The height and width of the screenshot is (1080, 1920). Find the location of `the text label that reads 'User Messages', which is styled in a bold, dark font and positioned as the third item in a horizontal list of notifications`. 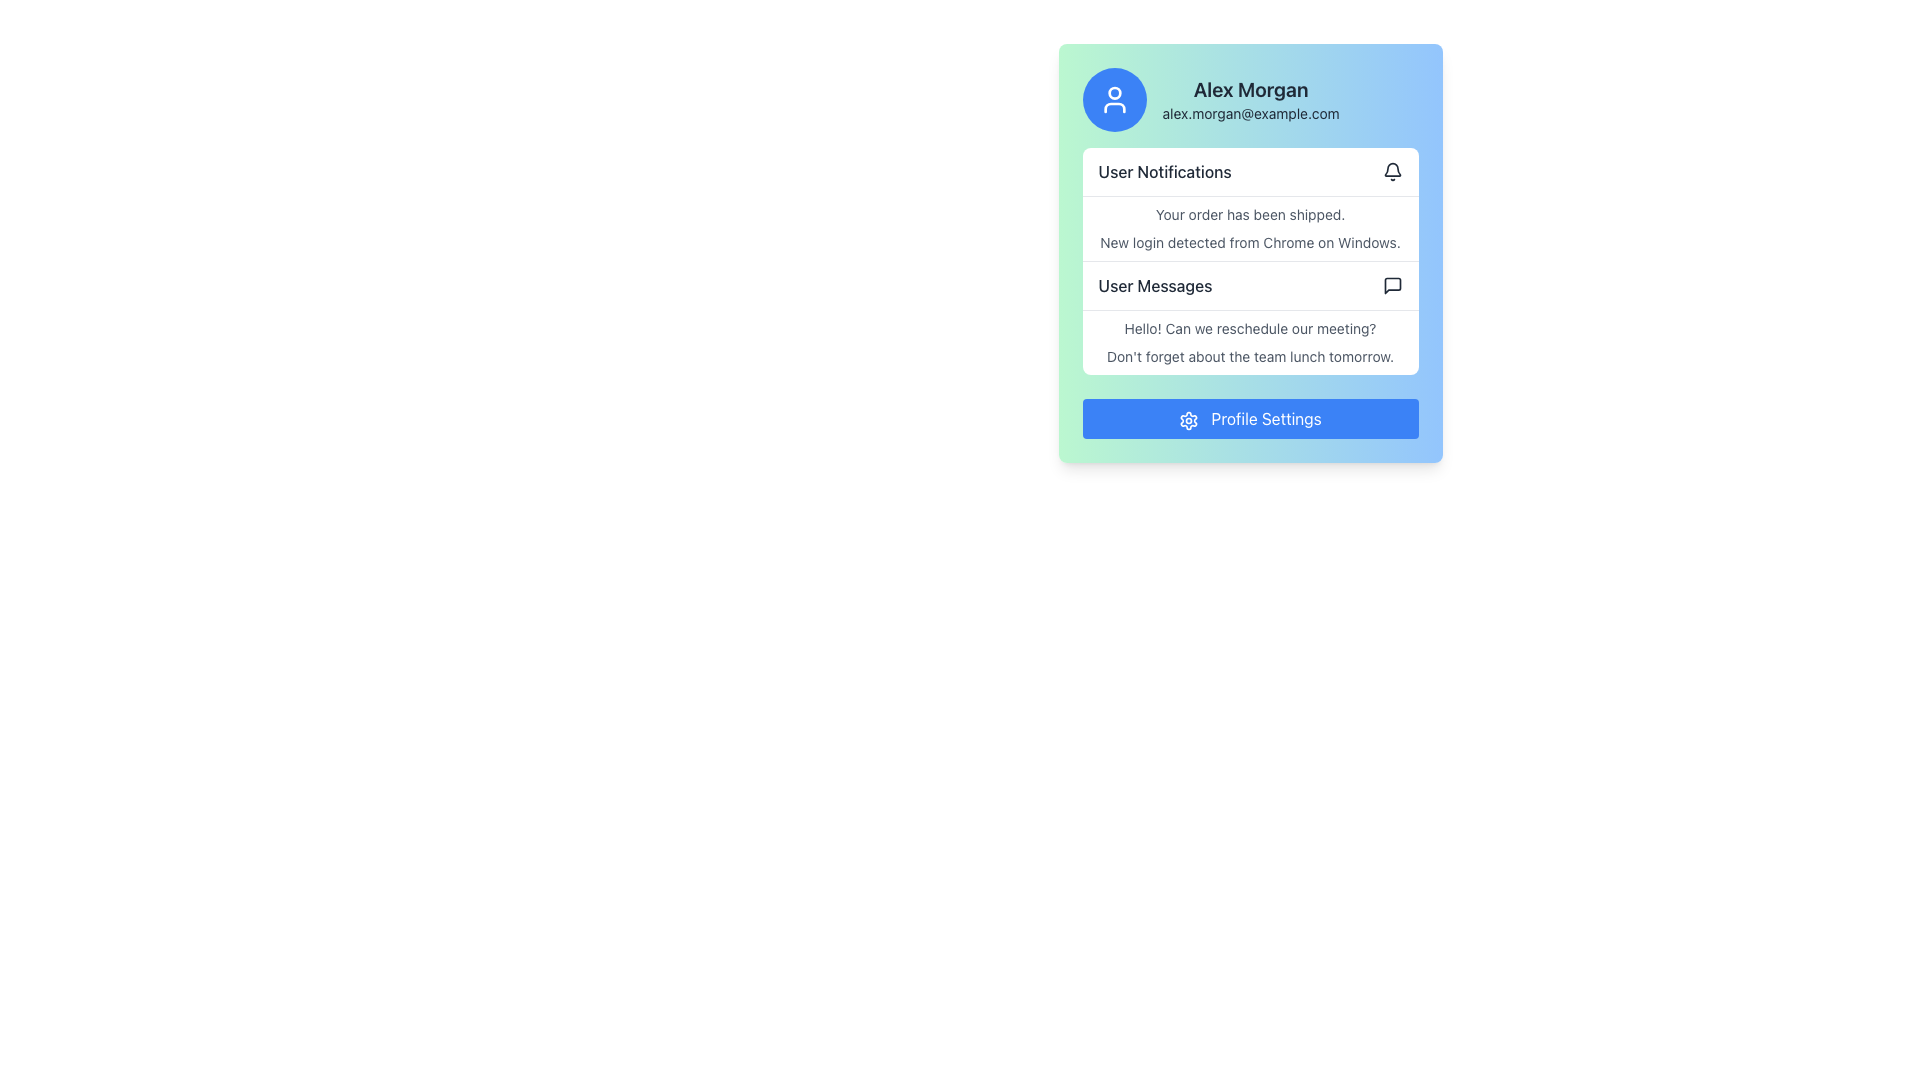

the text label that reads 'User Messages', which is styled in a bold, dark font and positioned as the third item in a horizontal list of notifications is located at coordinates (1155, 285).